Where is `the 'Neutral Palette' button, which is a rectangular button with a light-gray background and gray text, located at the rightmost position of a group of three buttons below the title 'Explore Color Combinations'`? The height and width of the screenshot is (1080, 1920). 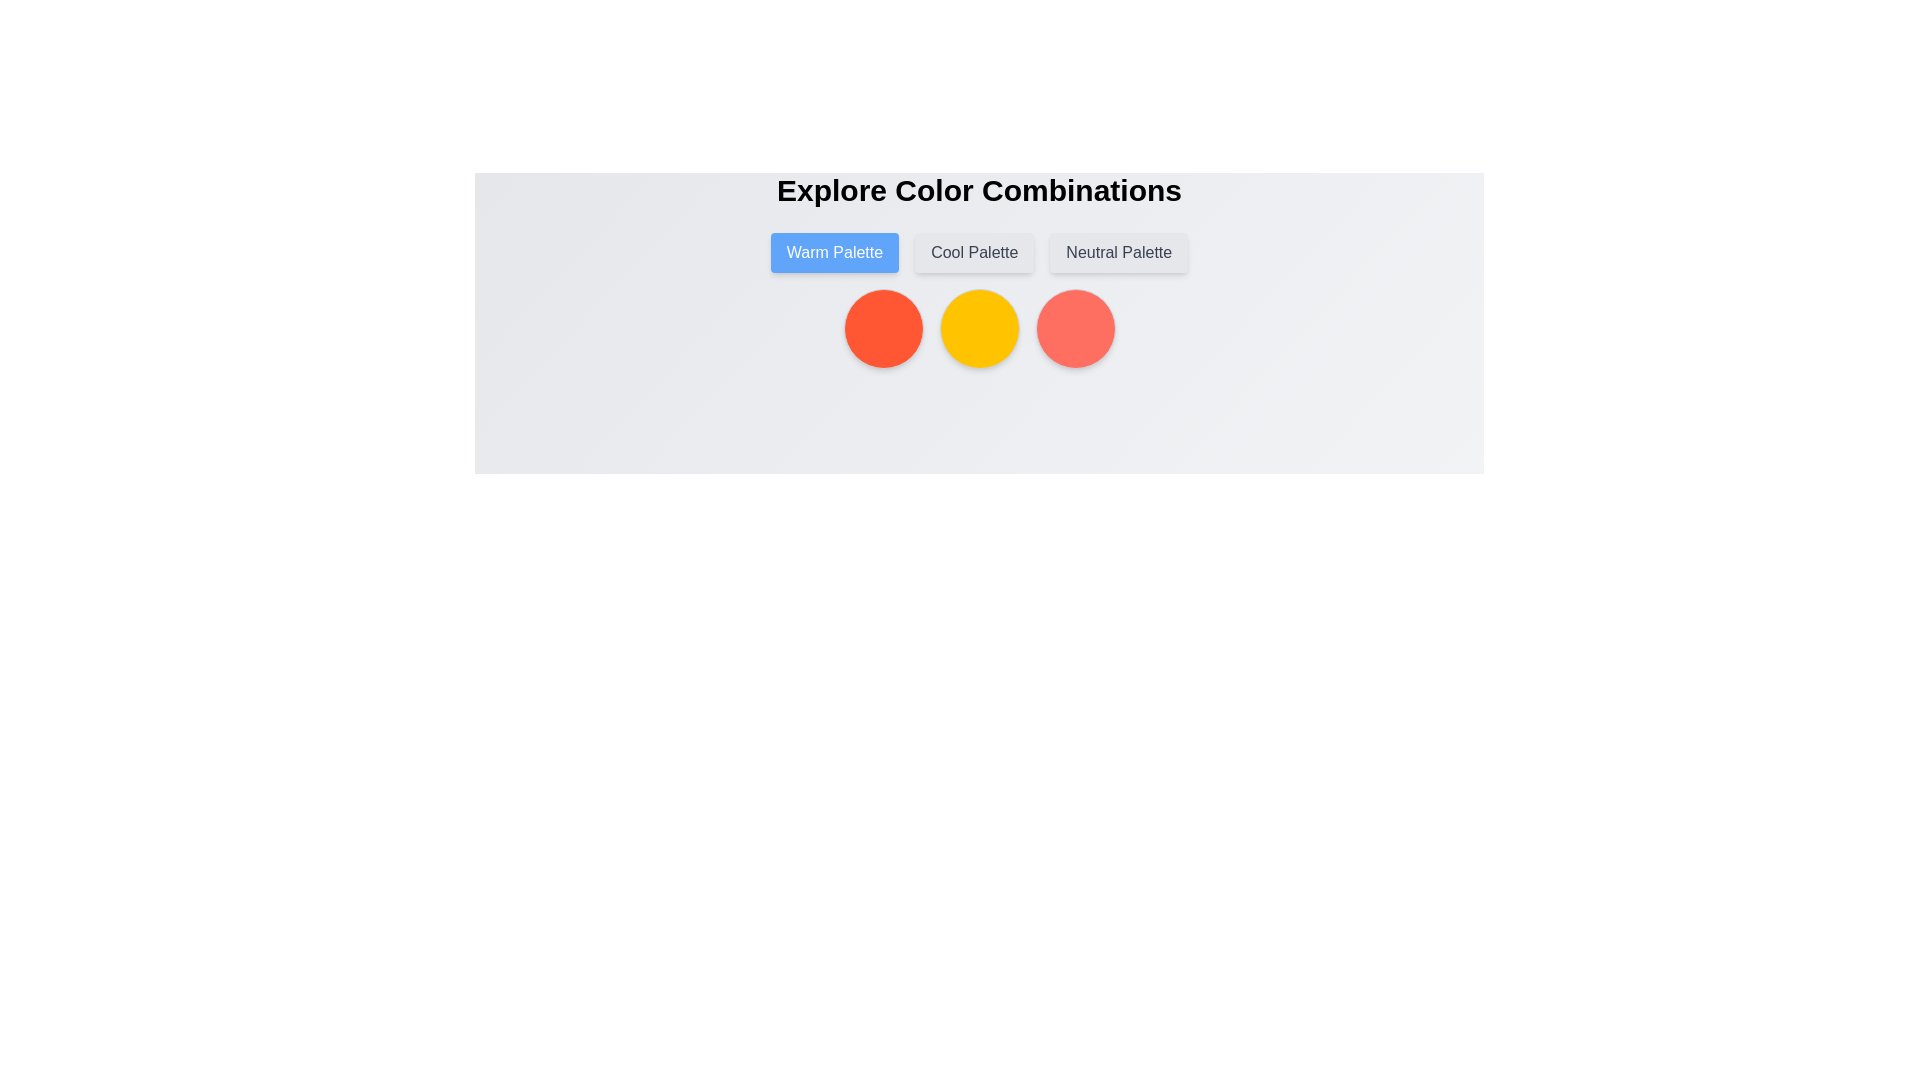 the 'Neutral Palette' button, which is a rectangular button with a light-gray background and gray text, located at the rightmost position of a group of three buttons below the title 'Explore Color Combinations' is located at coordinates (1118, 252).